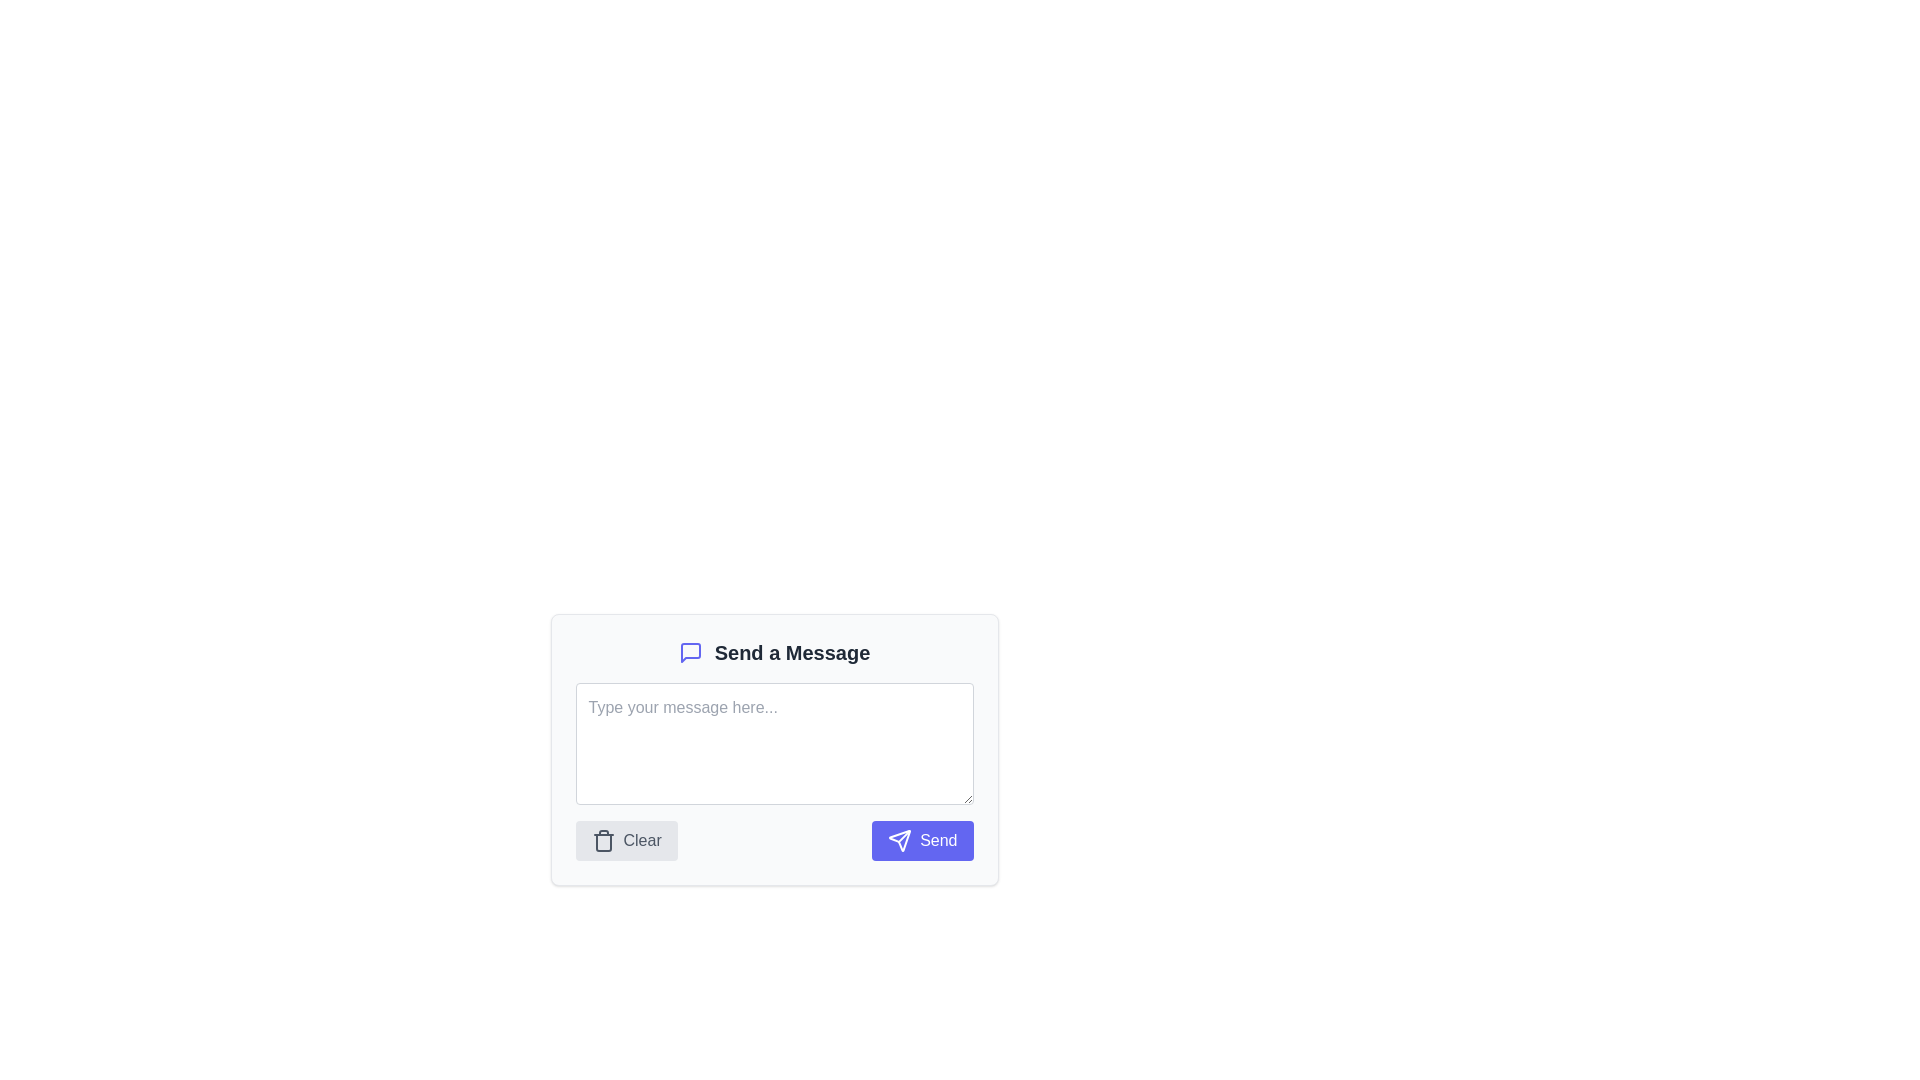 This screenshot has height=1080, width=1920. What do you see at coordinates (690, 652) in the screenshot?
I see `the messaging icon located to the left of the 'Send a Message' text heading, as it serves as a navigational symbol for messaging functionality` at bounding box center [690, 652].